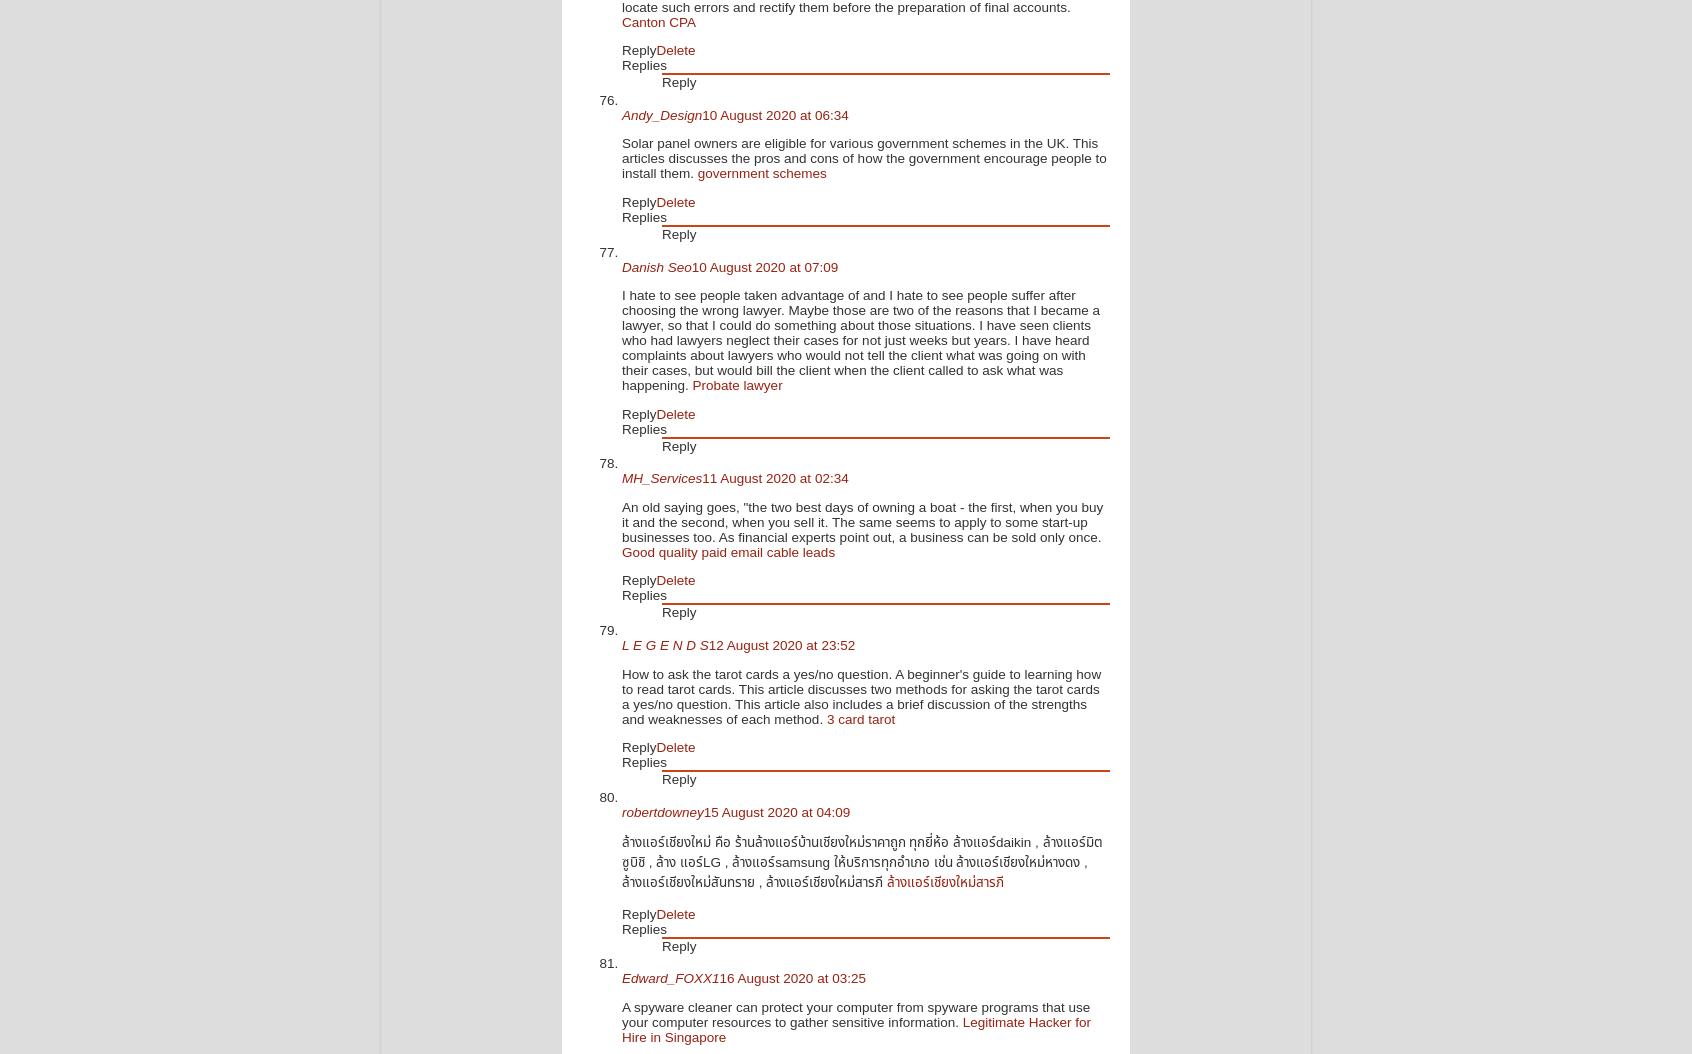  What do you see at coordinates (860, 694) in the screenshot?
I see `'How to ask the tarot cards a yes/no question. A beginner's guide to learning how to read tarot cards. This article discusses two methods for asking the tarot cards a yes/no question. This article also includes a brief discussion of the strengths and weaknesses of each method.'` at bounding box center [860, 694].